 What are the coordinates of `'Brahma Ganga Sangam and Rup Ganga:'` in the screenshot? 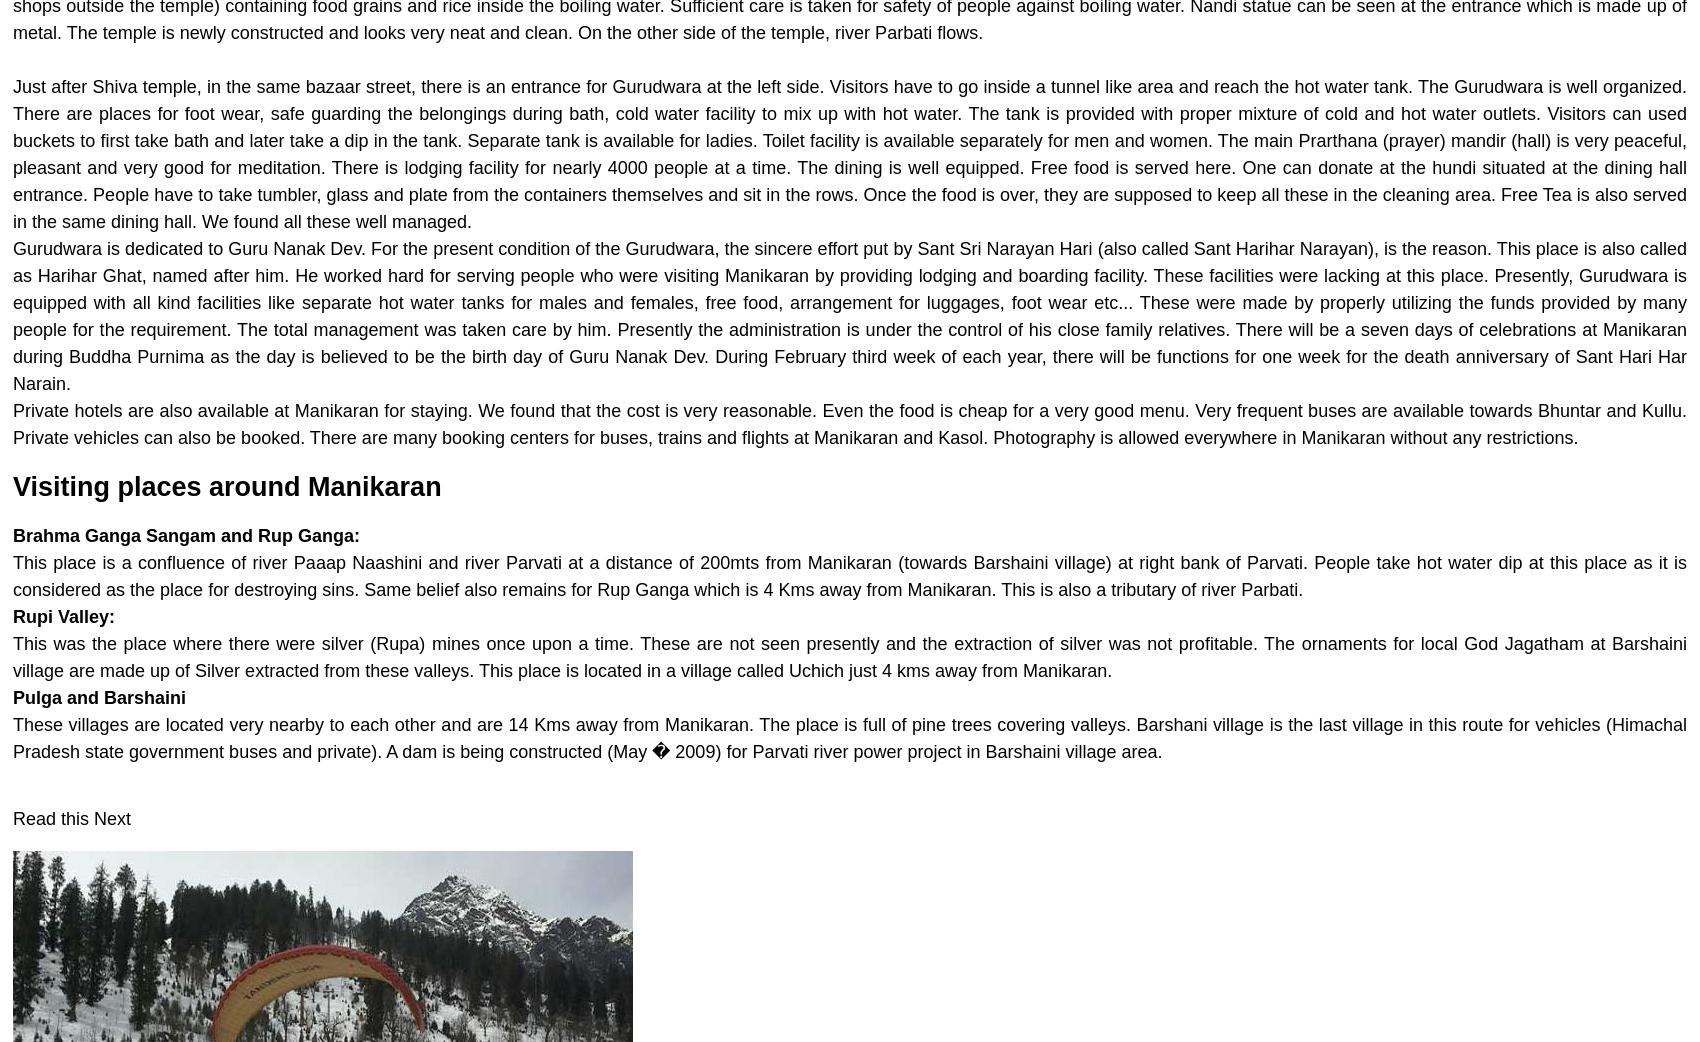 It's located at (185, 535).